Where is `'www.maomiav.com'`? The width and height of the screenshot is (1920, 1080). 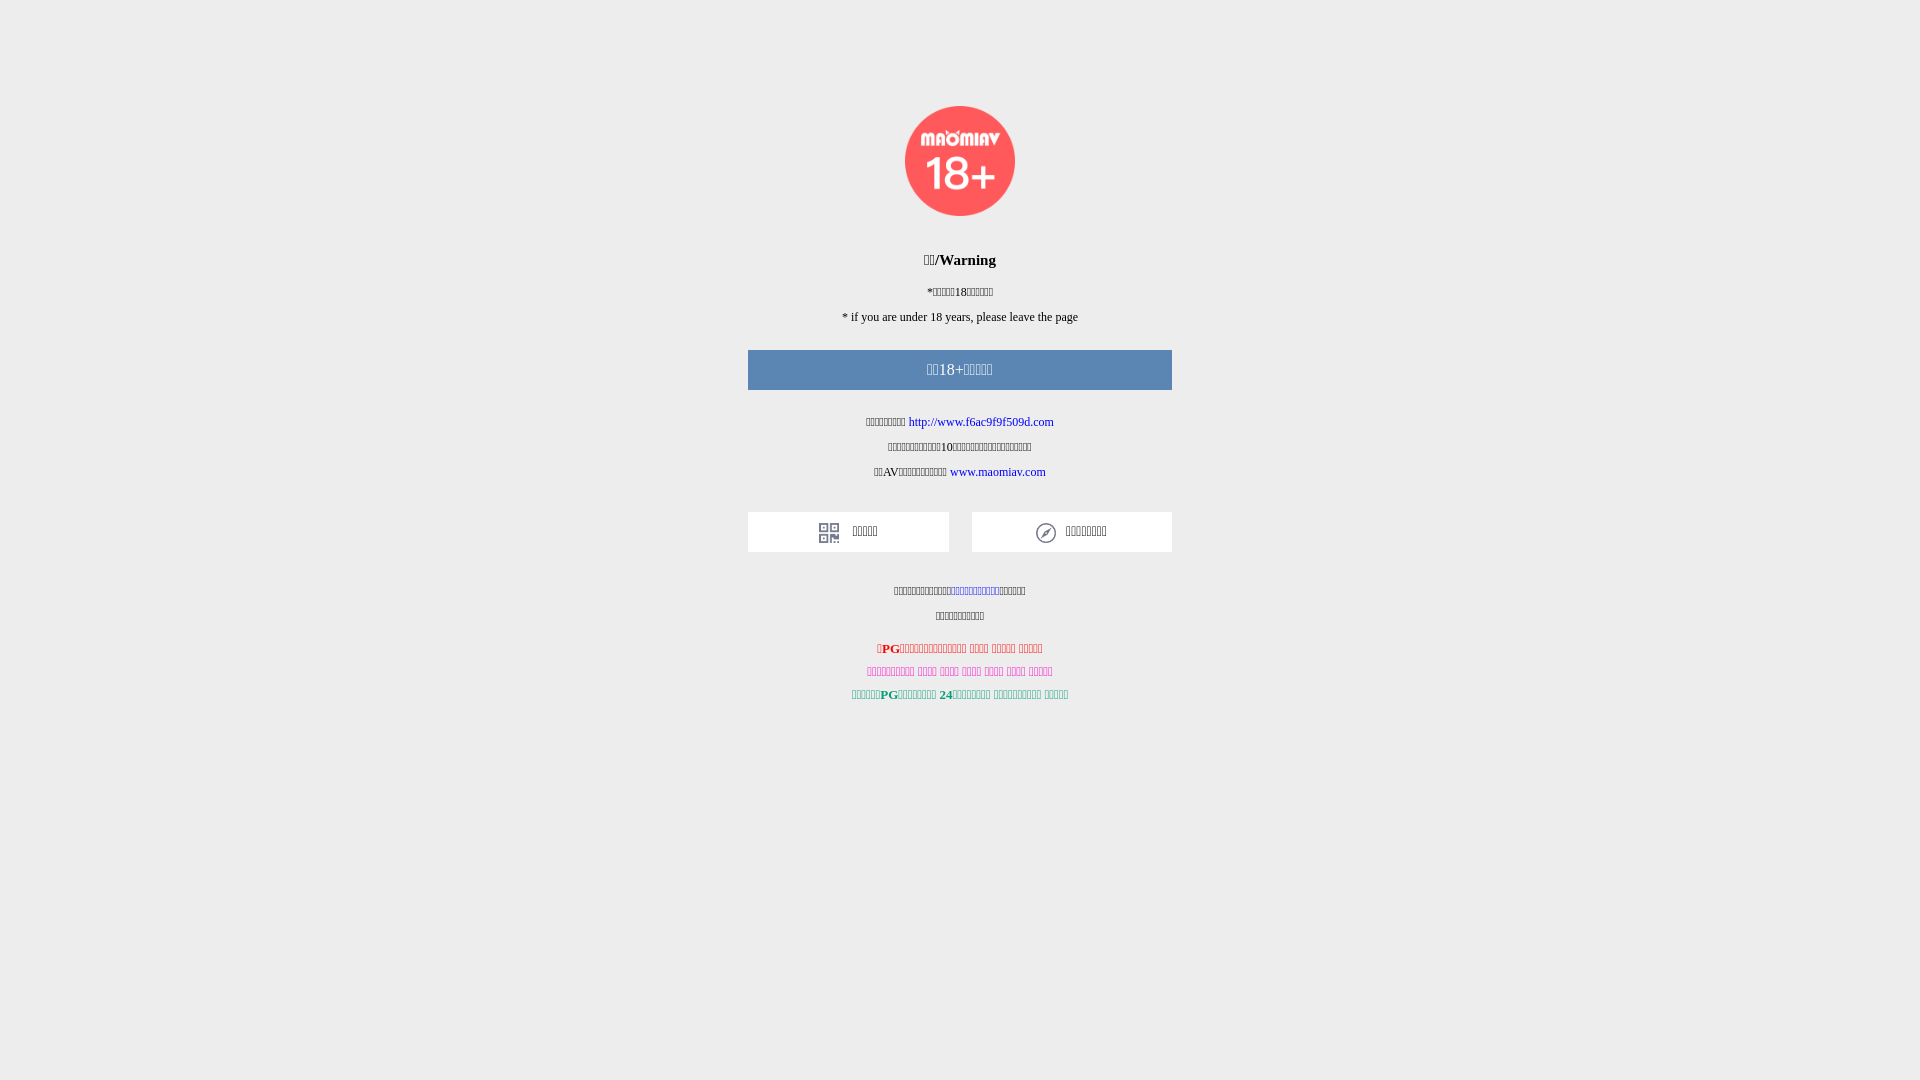 'www.maomiav.com' is located at coordinates (949, 471).